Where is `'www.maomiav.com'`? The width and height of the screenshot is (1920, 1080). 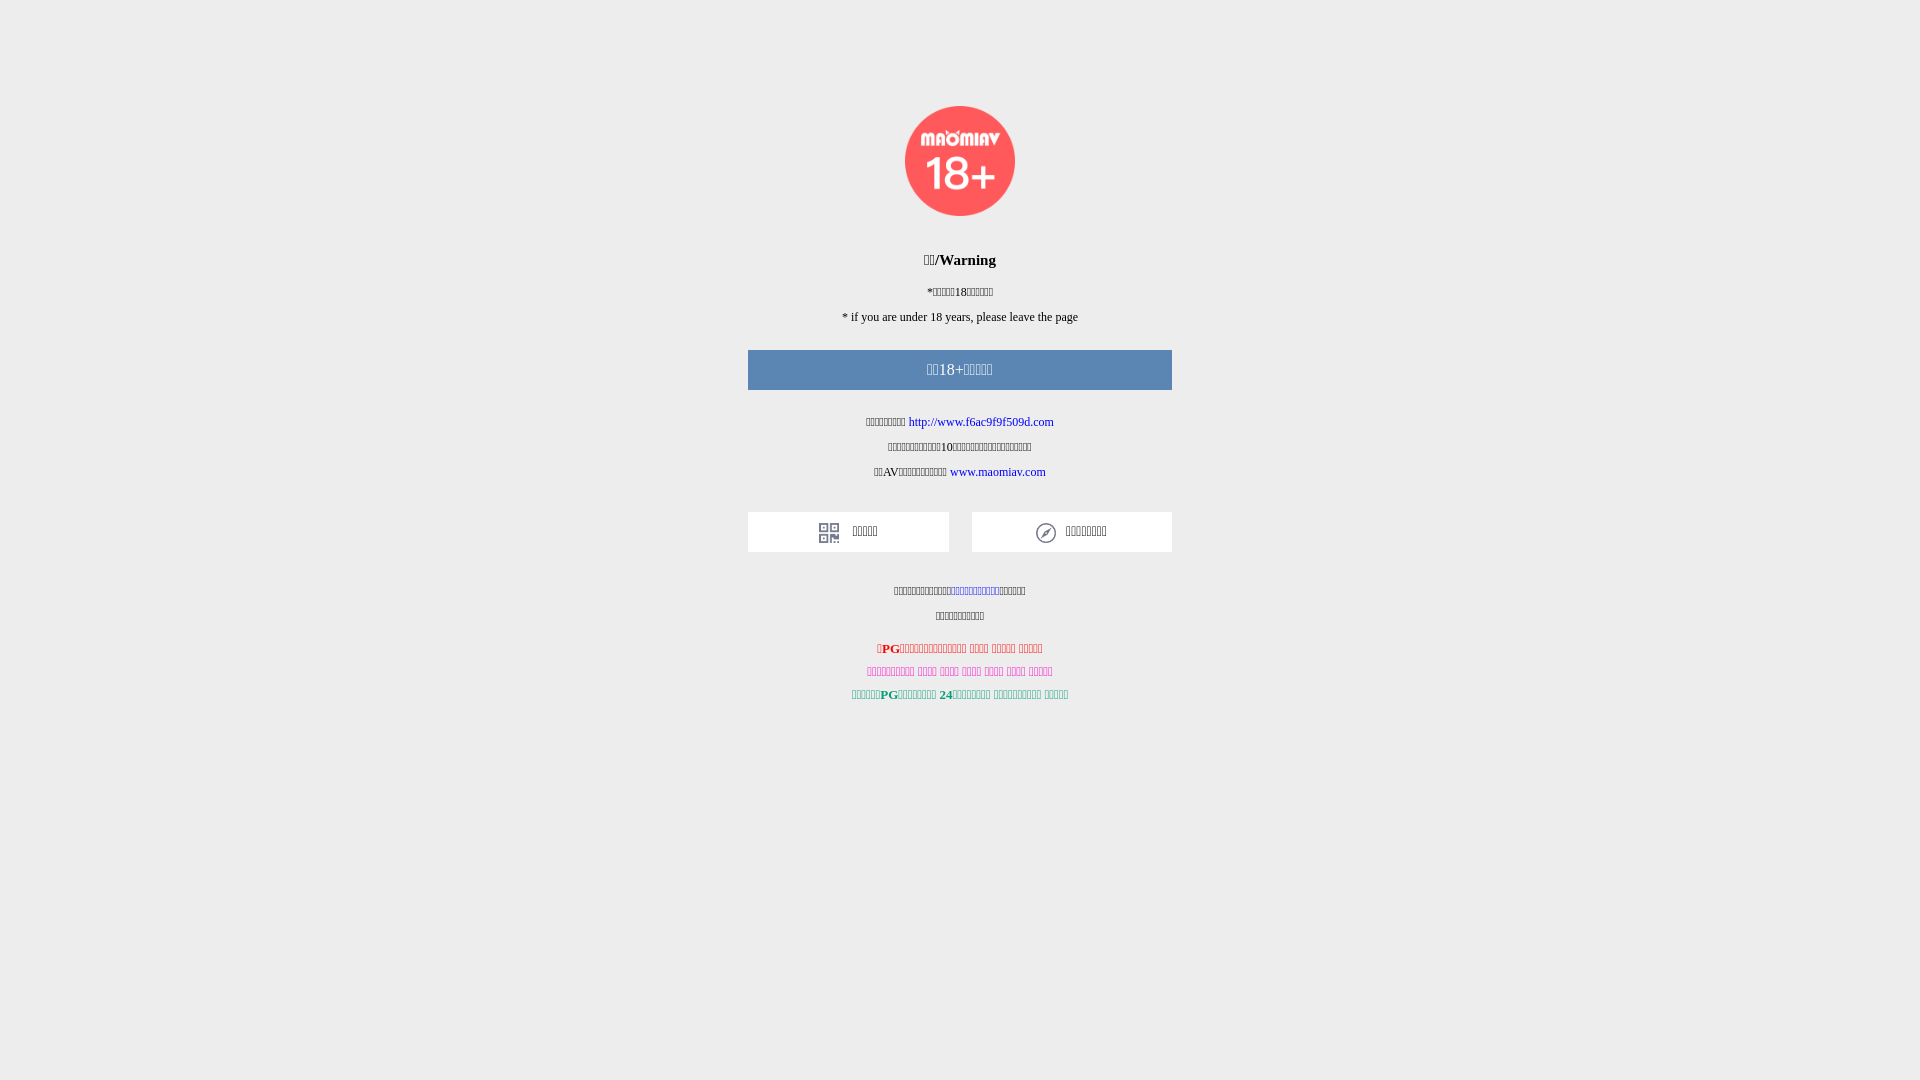 'www.maomiav.com' is located at coordinates (949, 471).